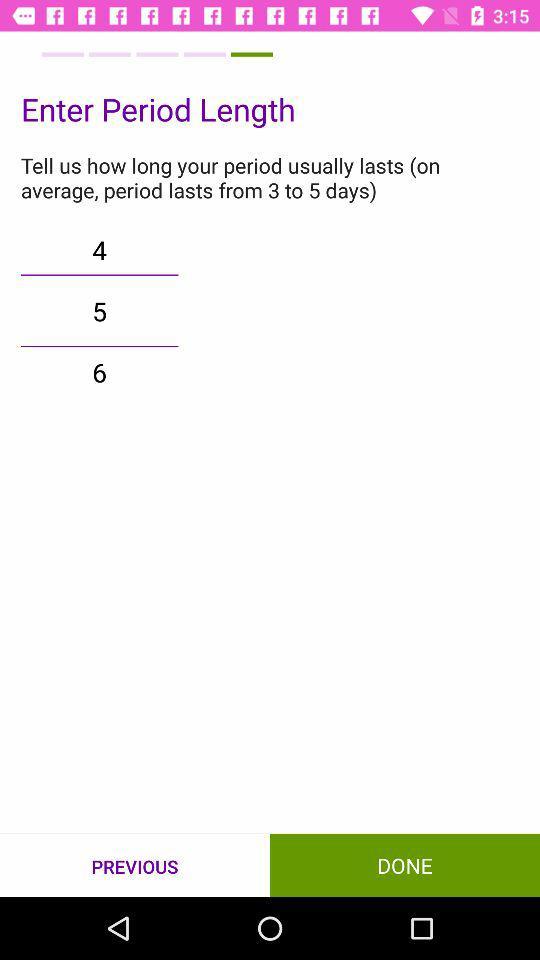 The width and height of the screenshot is (540, 960). What do you see at coordinates (405, 864) in the screenshot?
I see `done` at bounding box center [405, 864].